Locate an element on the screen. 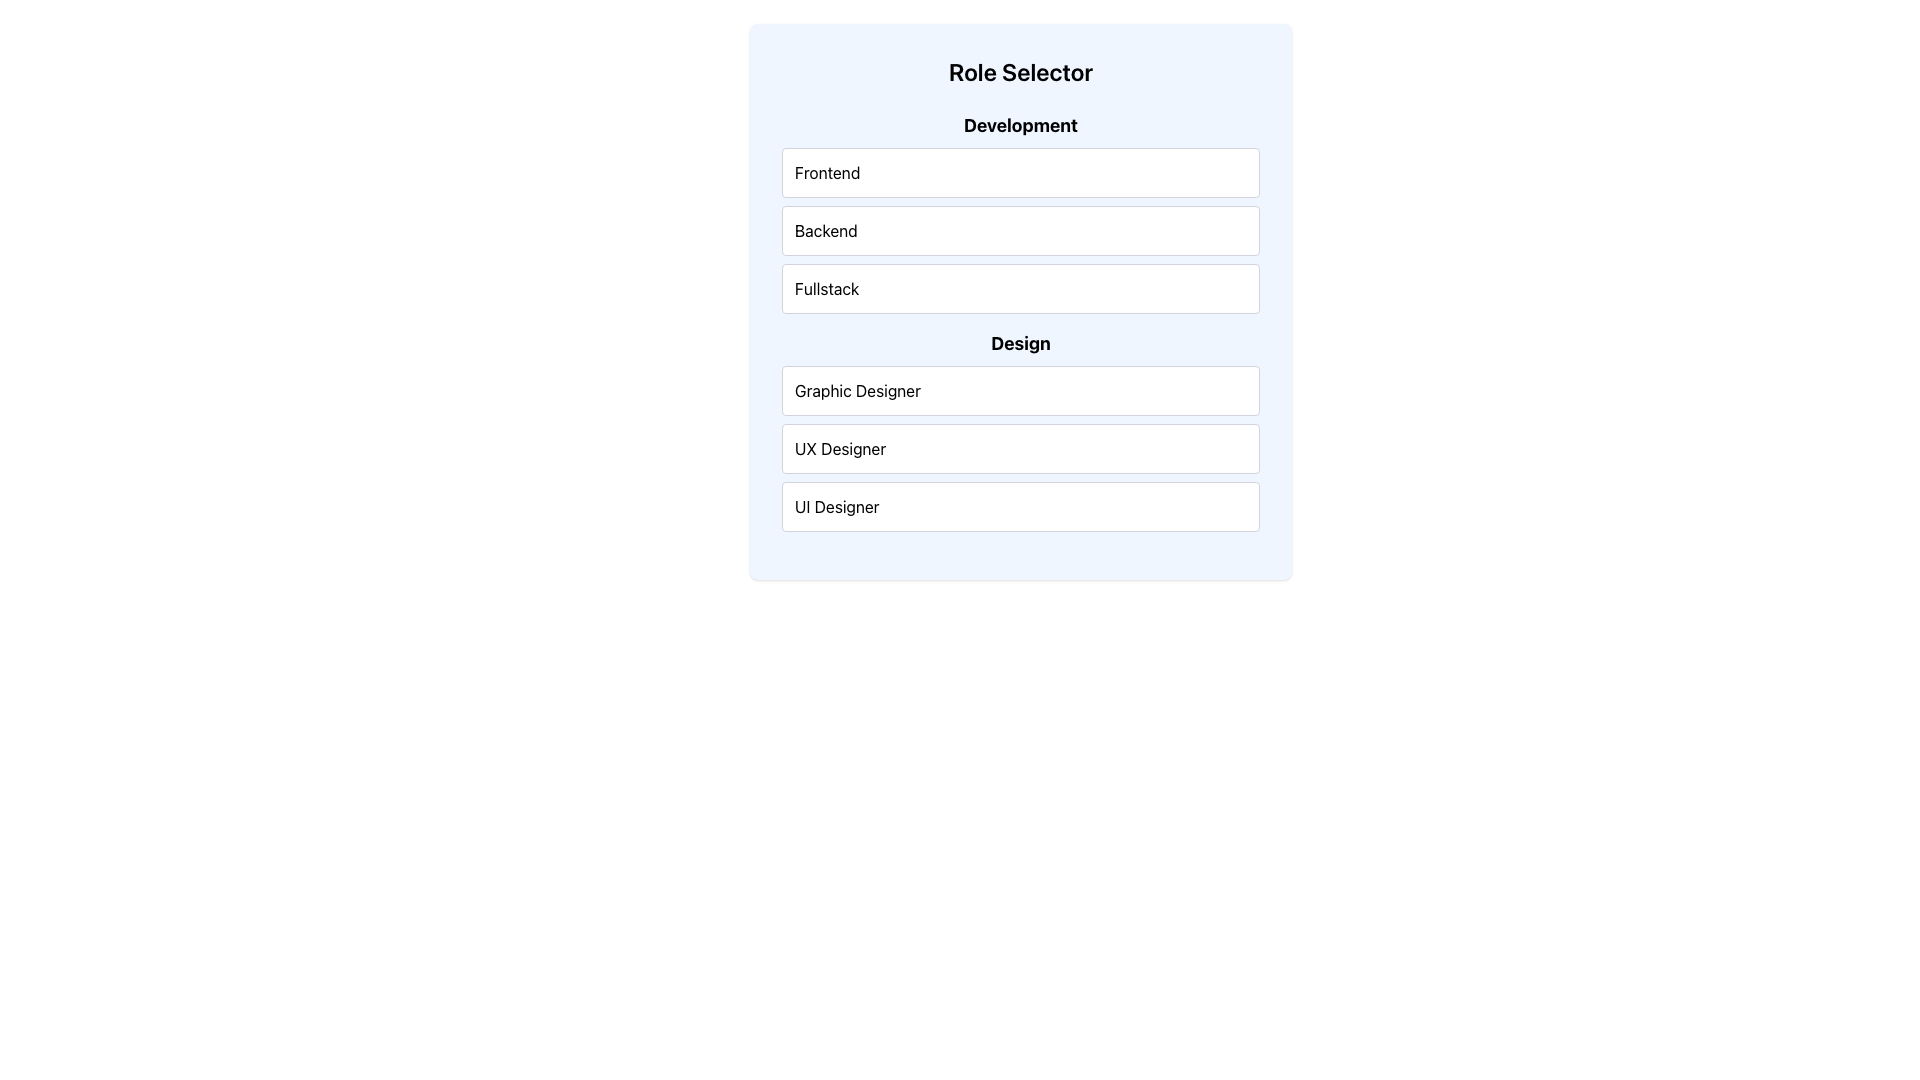  the third selectable option in the 'Development' category of the selection menu, positioned between 'Backend' and 'Design' is located at coordinates (1021, 289).